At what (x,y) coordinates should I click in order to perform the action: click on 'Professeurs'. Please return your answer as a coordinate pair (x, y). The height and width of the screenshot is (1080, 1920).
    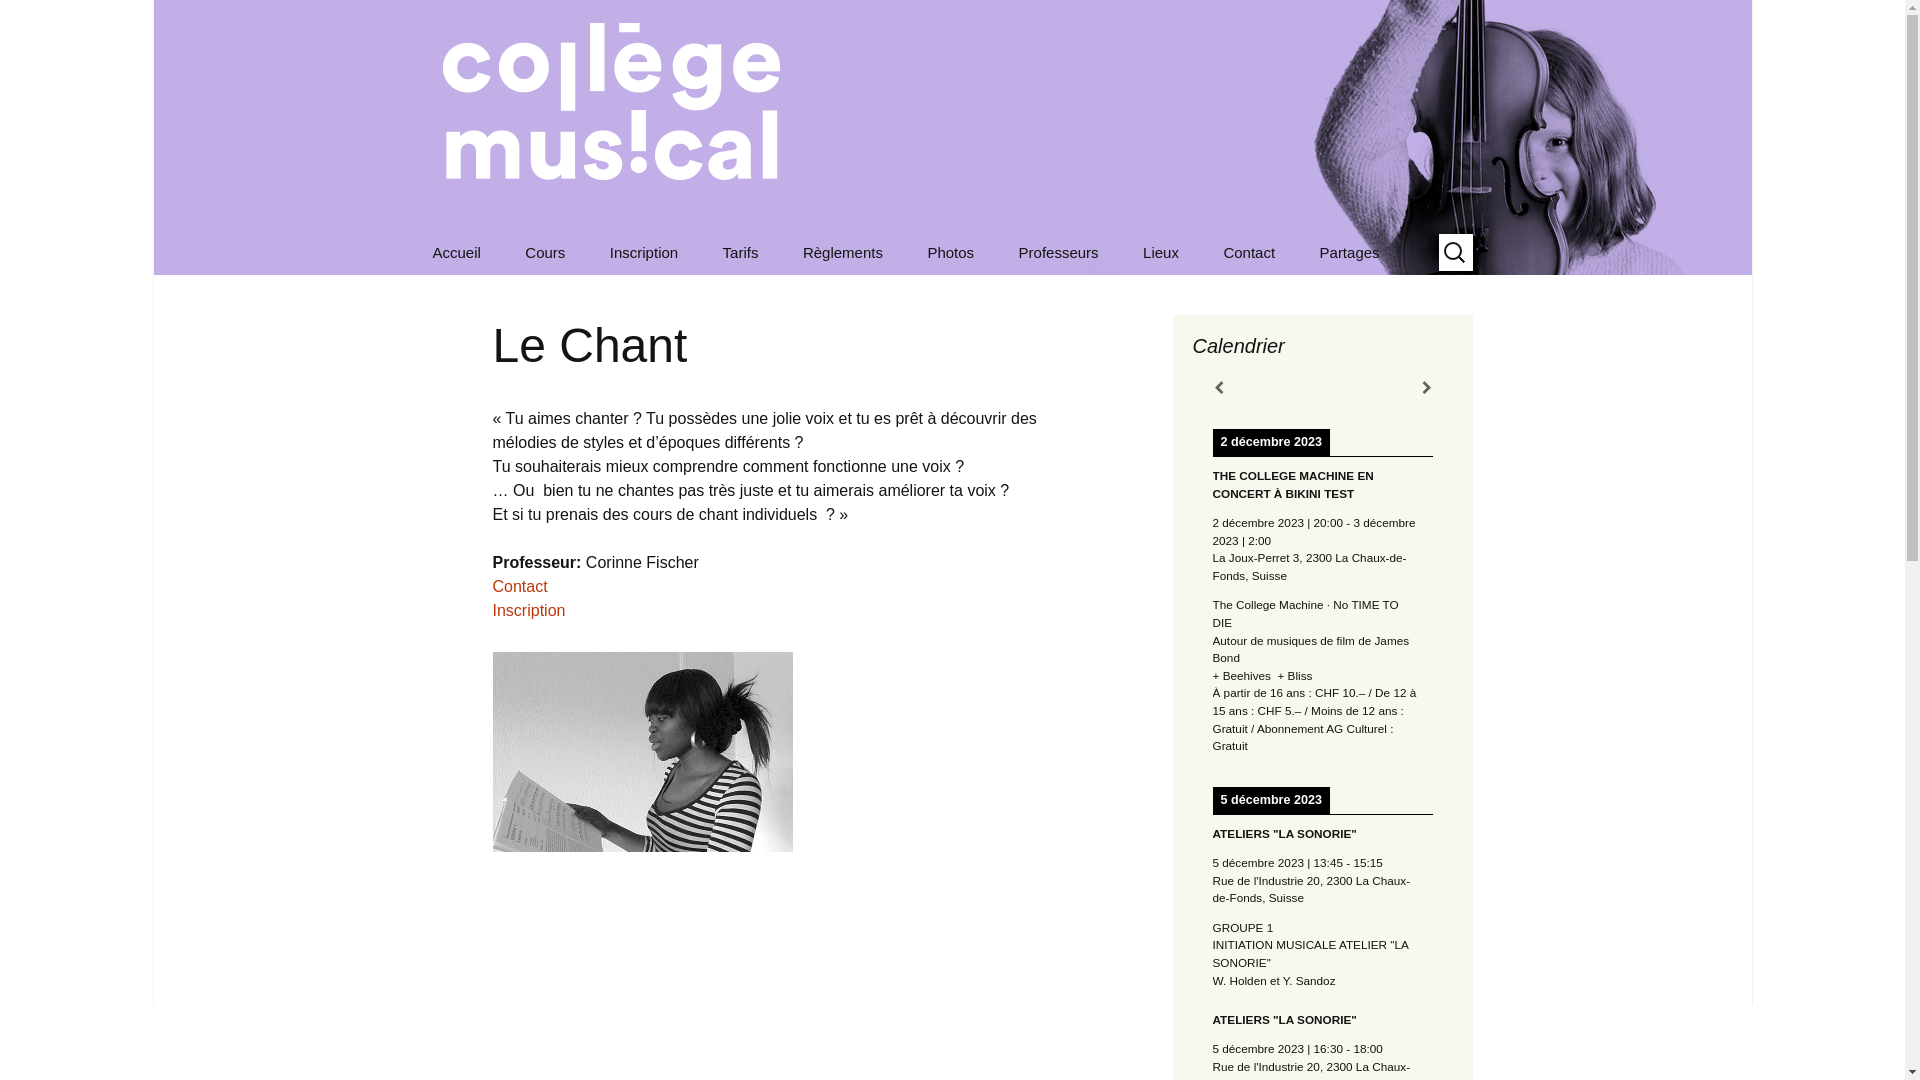
    Looking at the image, I should click on (1098, 297).